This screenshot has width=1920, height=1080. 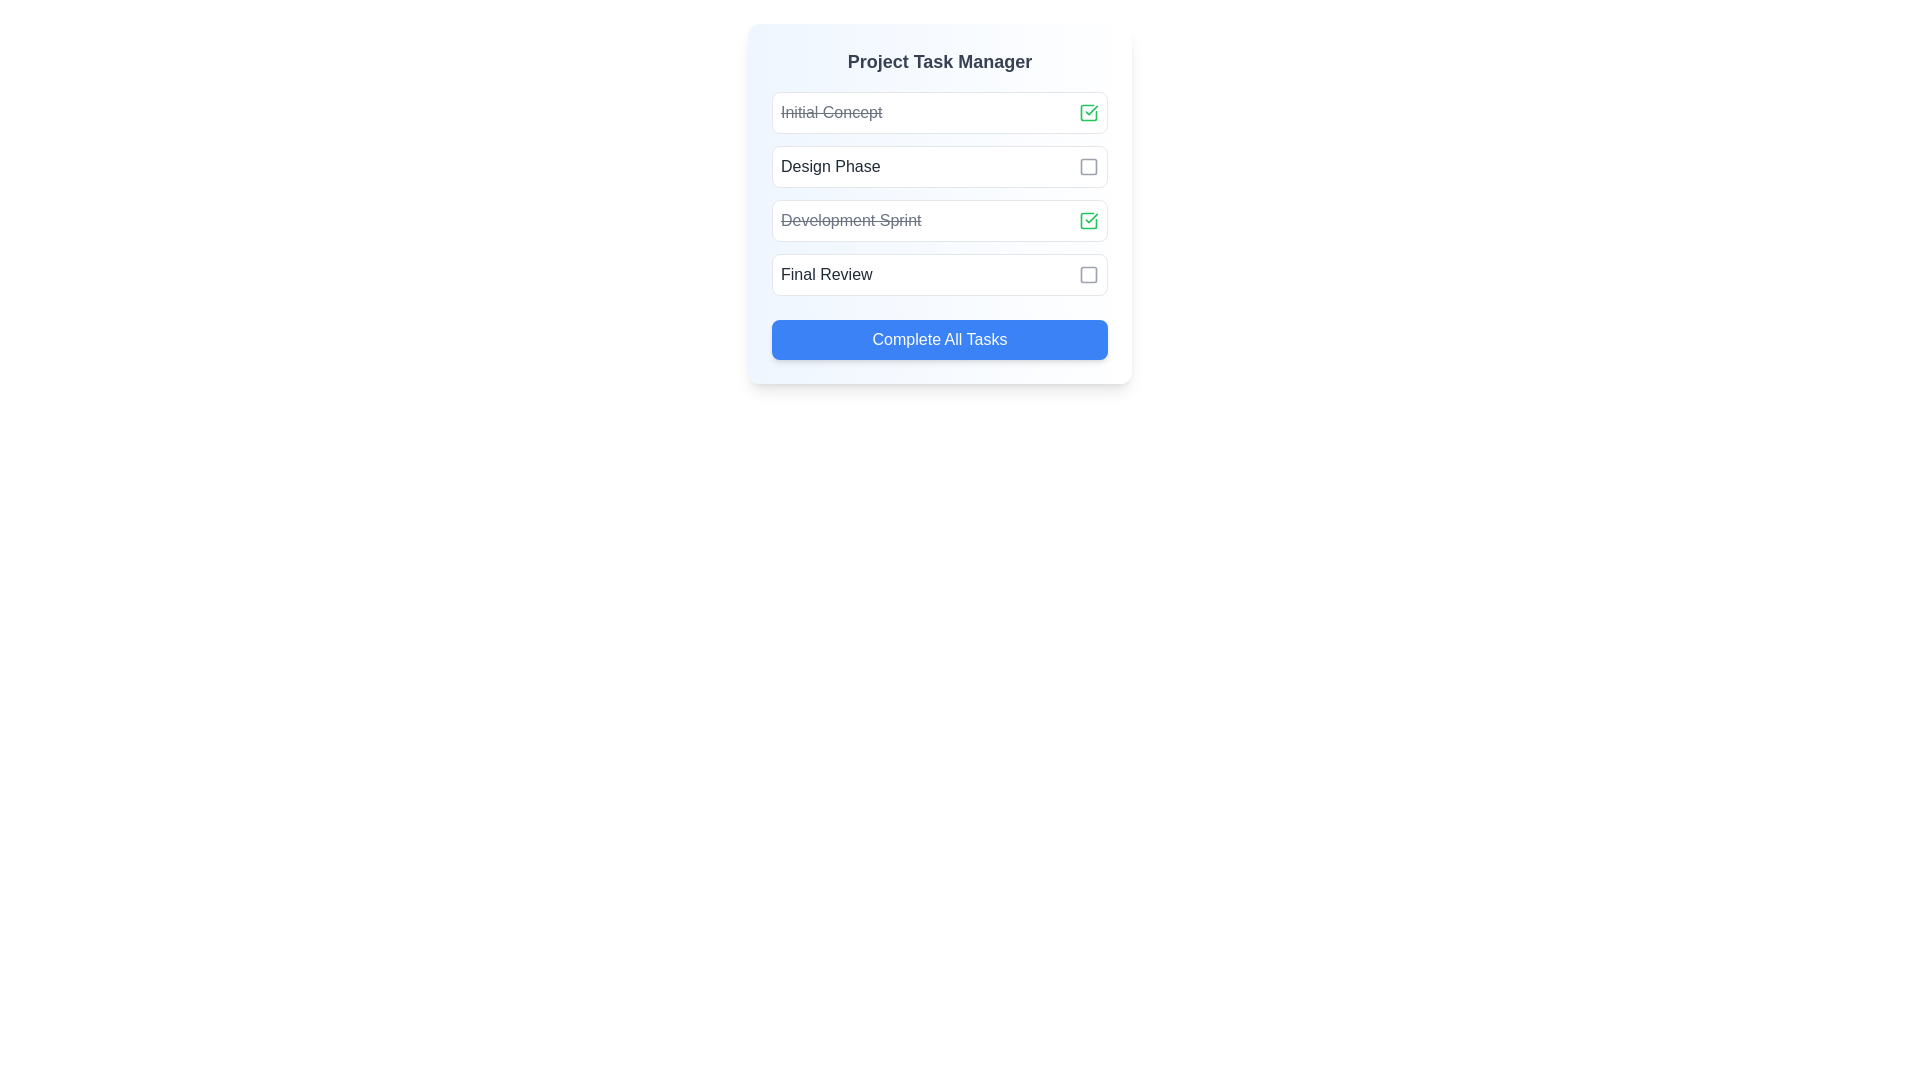 What do you see at coordinates (1088, 165) in the screenshot?
I see `the checkbox or task marker icon for the 'Design Phase' task` at bounding box center [1088, 165].